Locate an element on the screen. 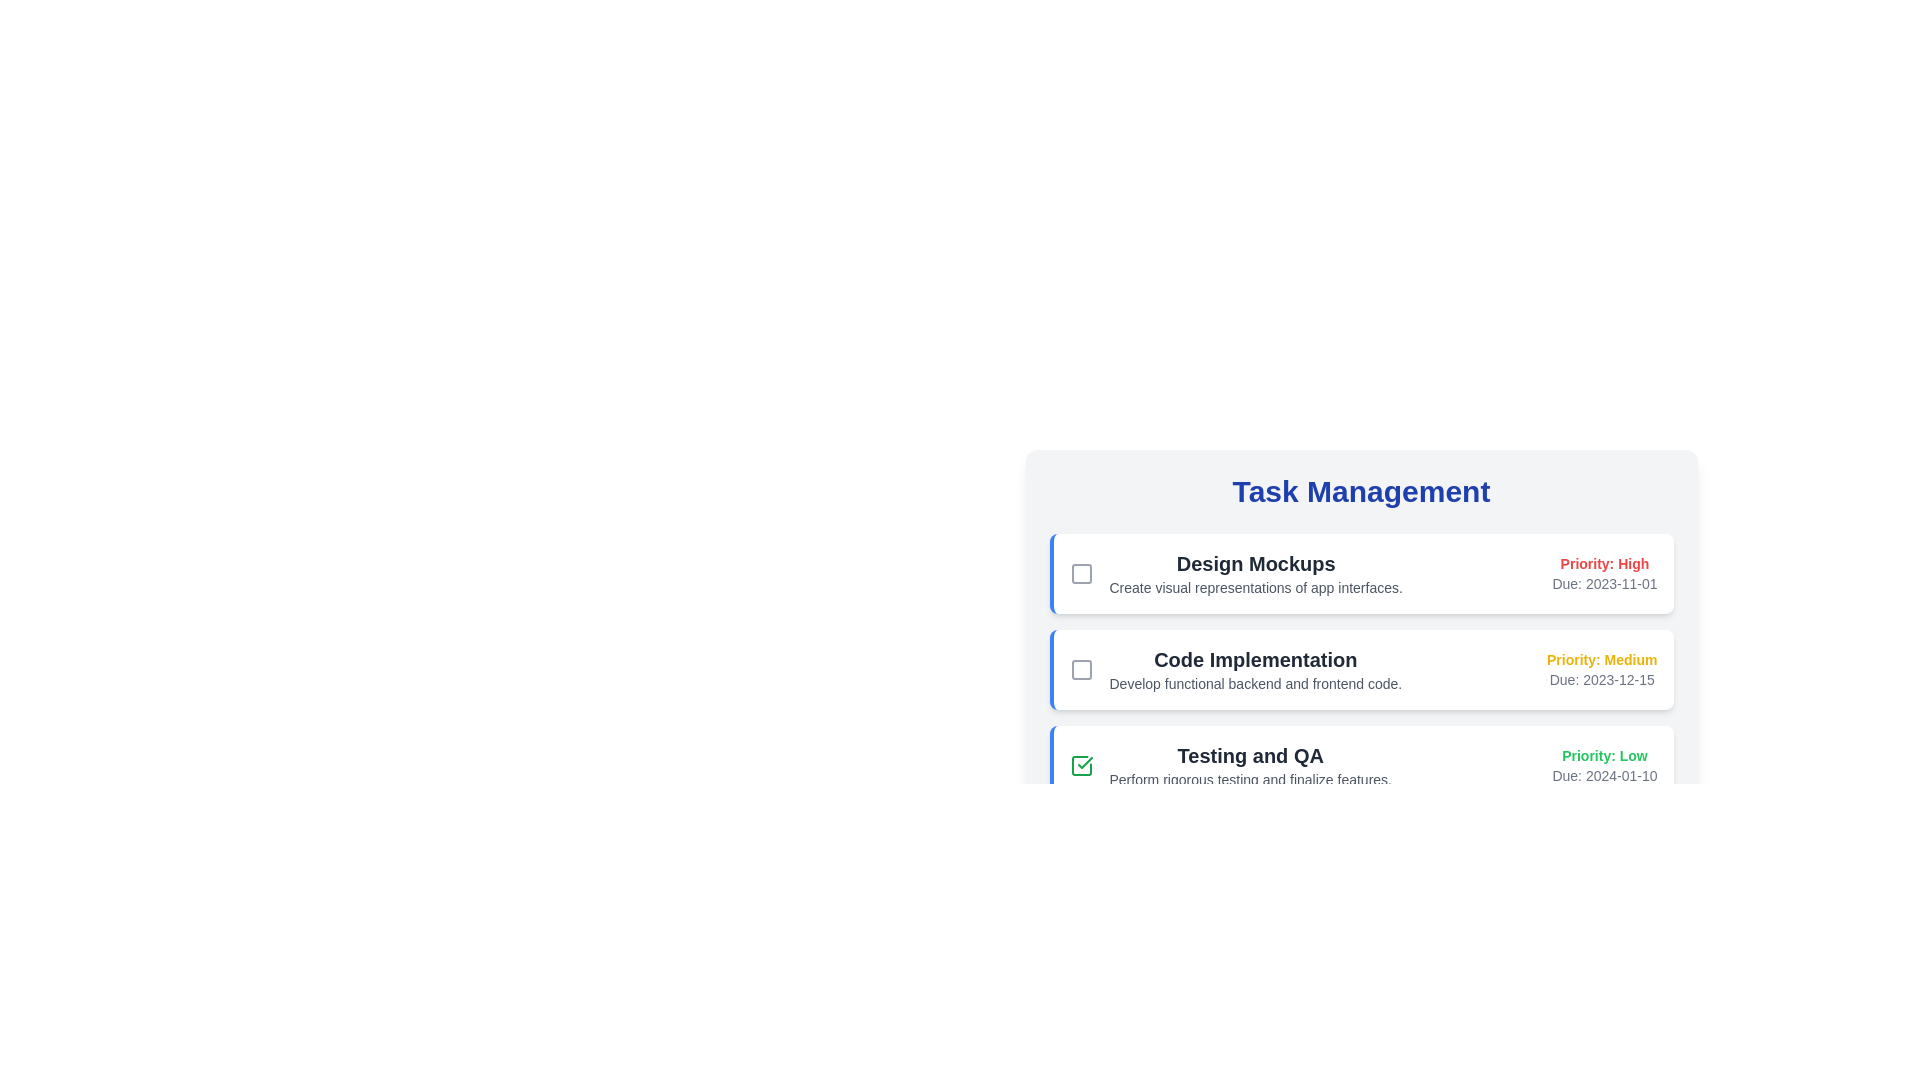 The image size is (1920, 1080). the 'Medium' priority level static label located at the upper part of the 'Code Implementation' task card, adjacent to the 'Due: 2023-12-15' text is located at coordinates (1602, 659).